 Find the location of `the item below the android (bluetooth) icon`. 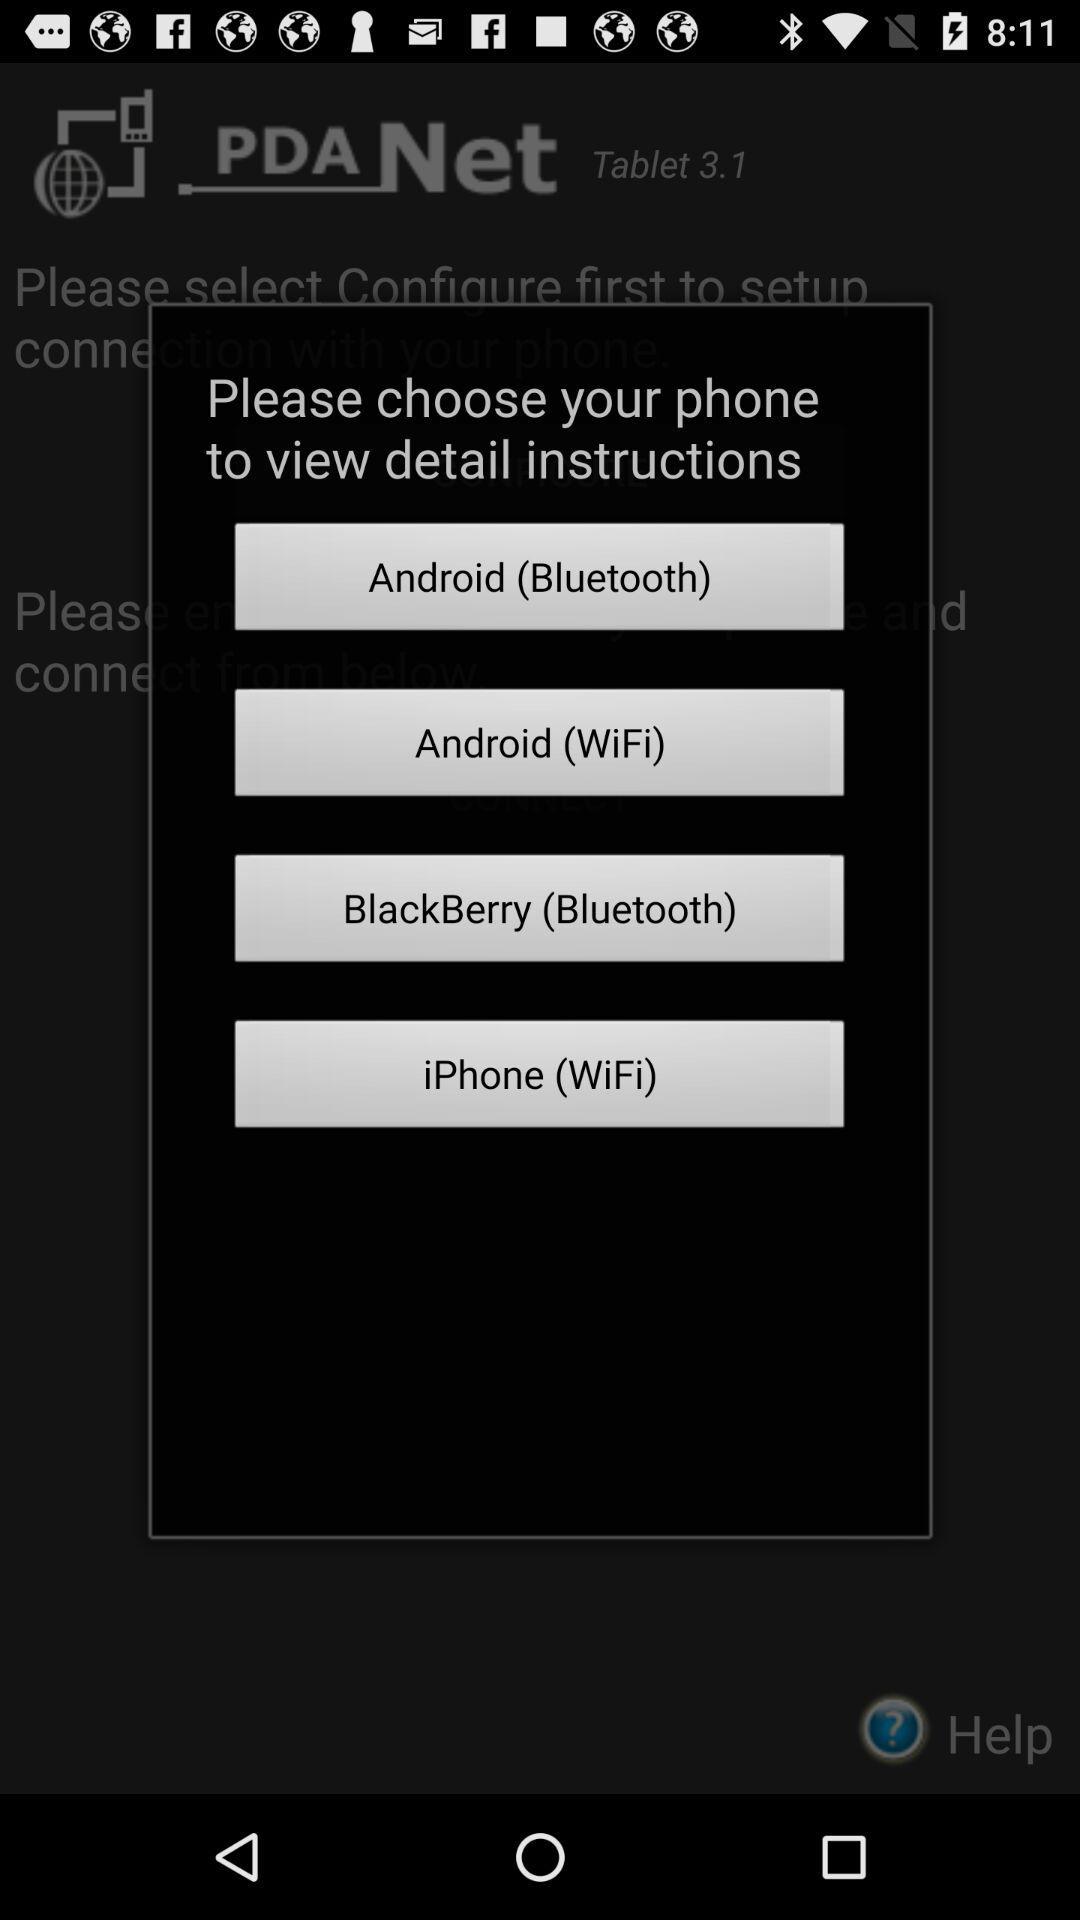

the item below the android (bluetooth) icon is located at coordinates (540, 747).